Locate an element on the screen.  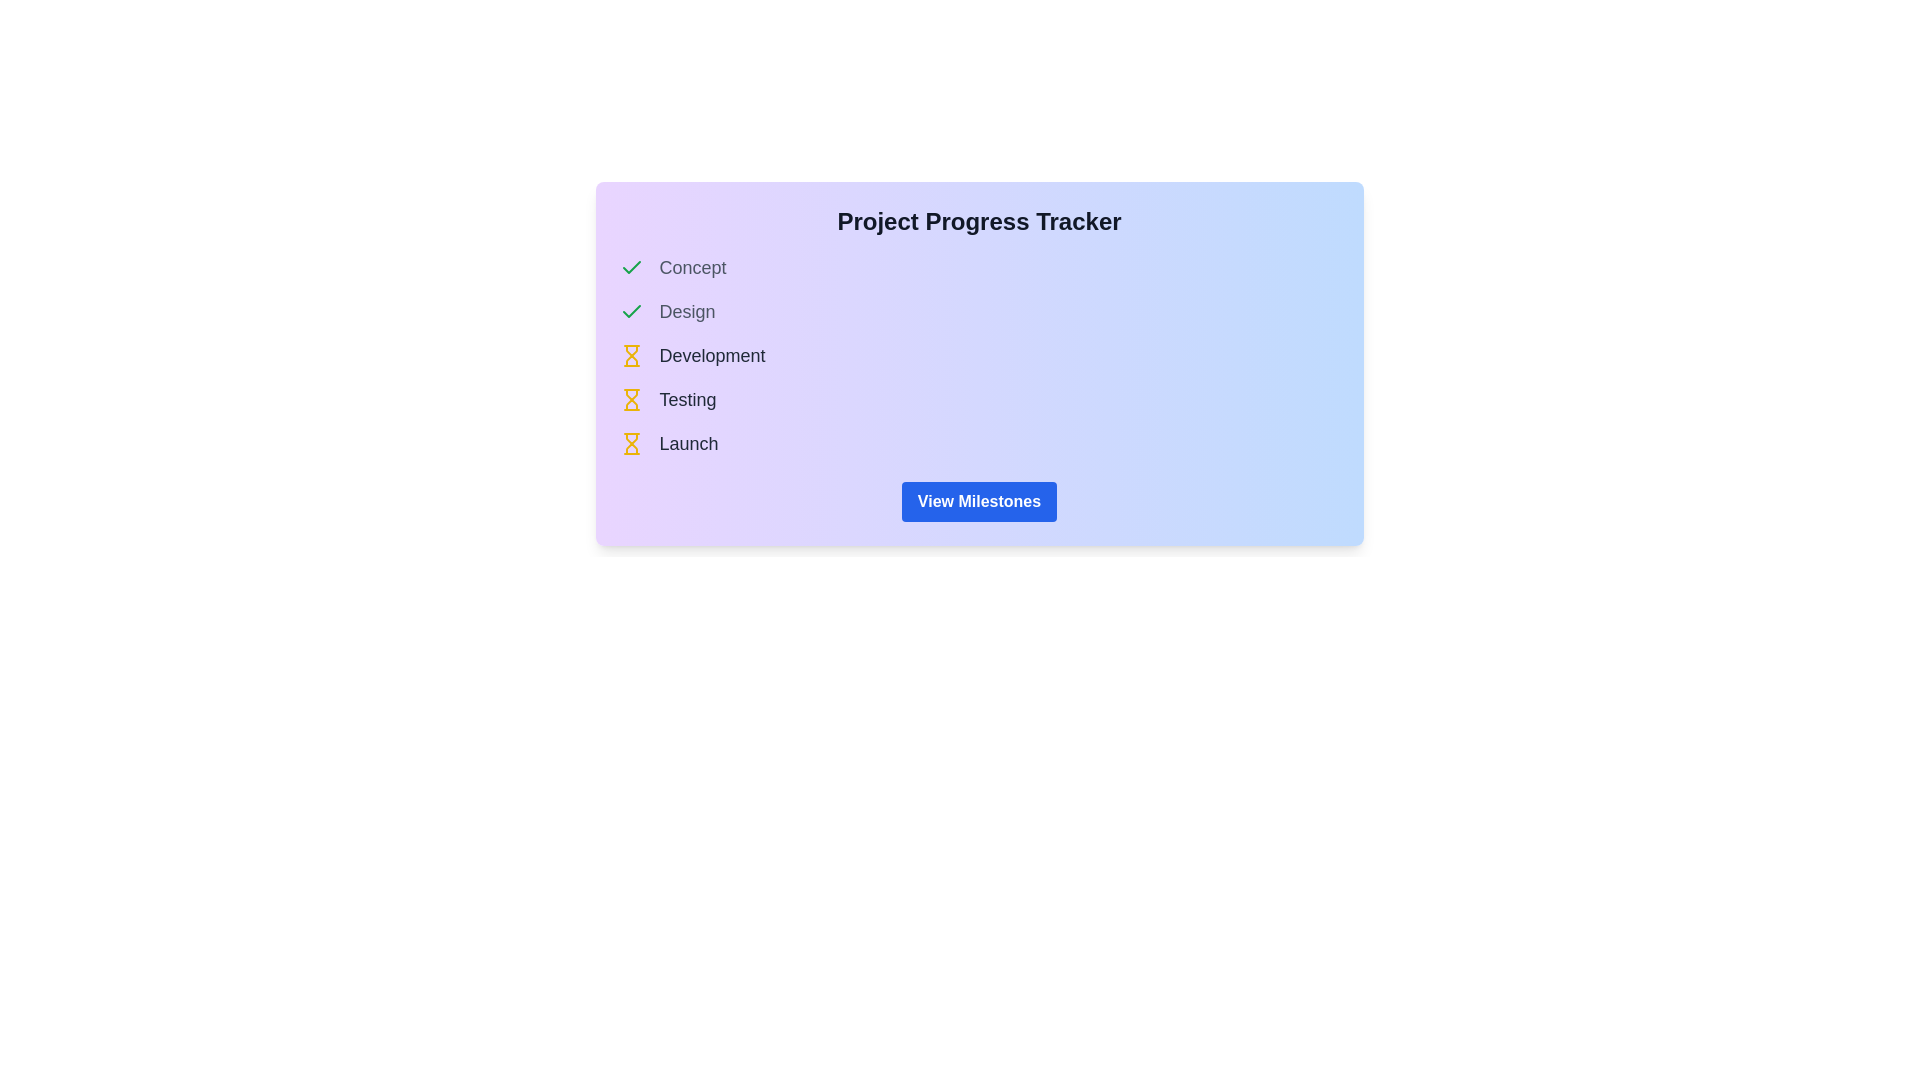
the checkmark icon indicating the completion status of the 'Design' stage in the project tracker interface is located at coordinates (630, 312).